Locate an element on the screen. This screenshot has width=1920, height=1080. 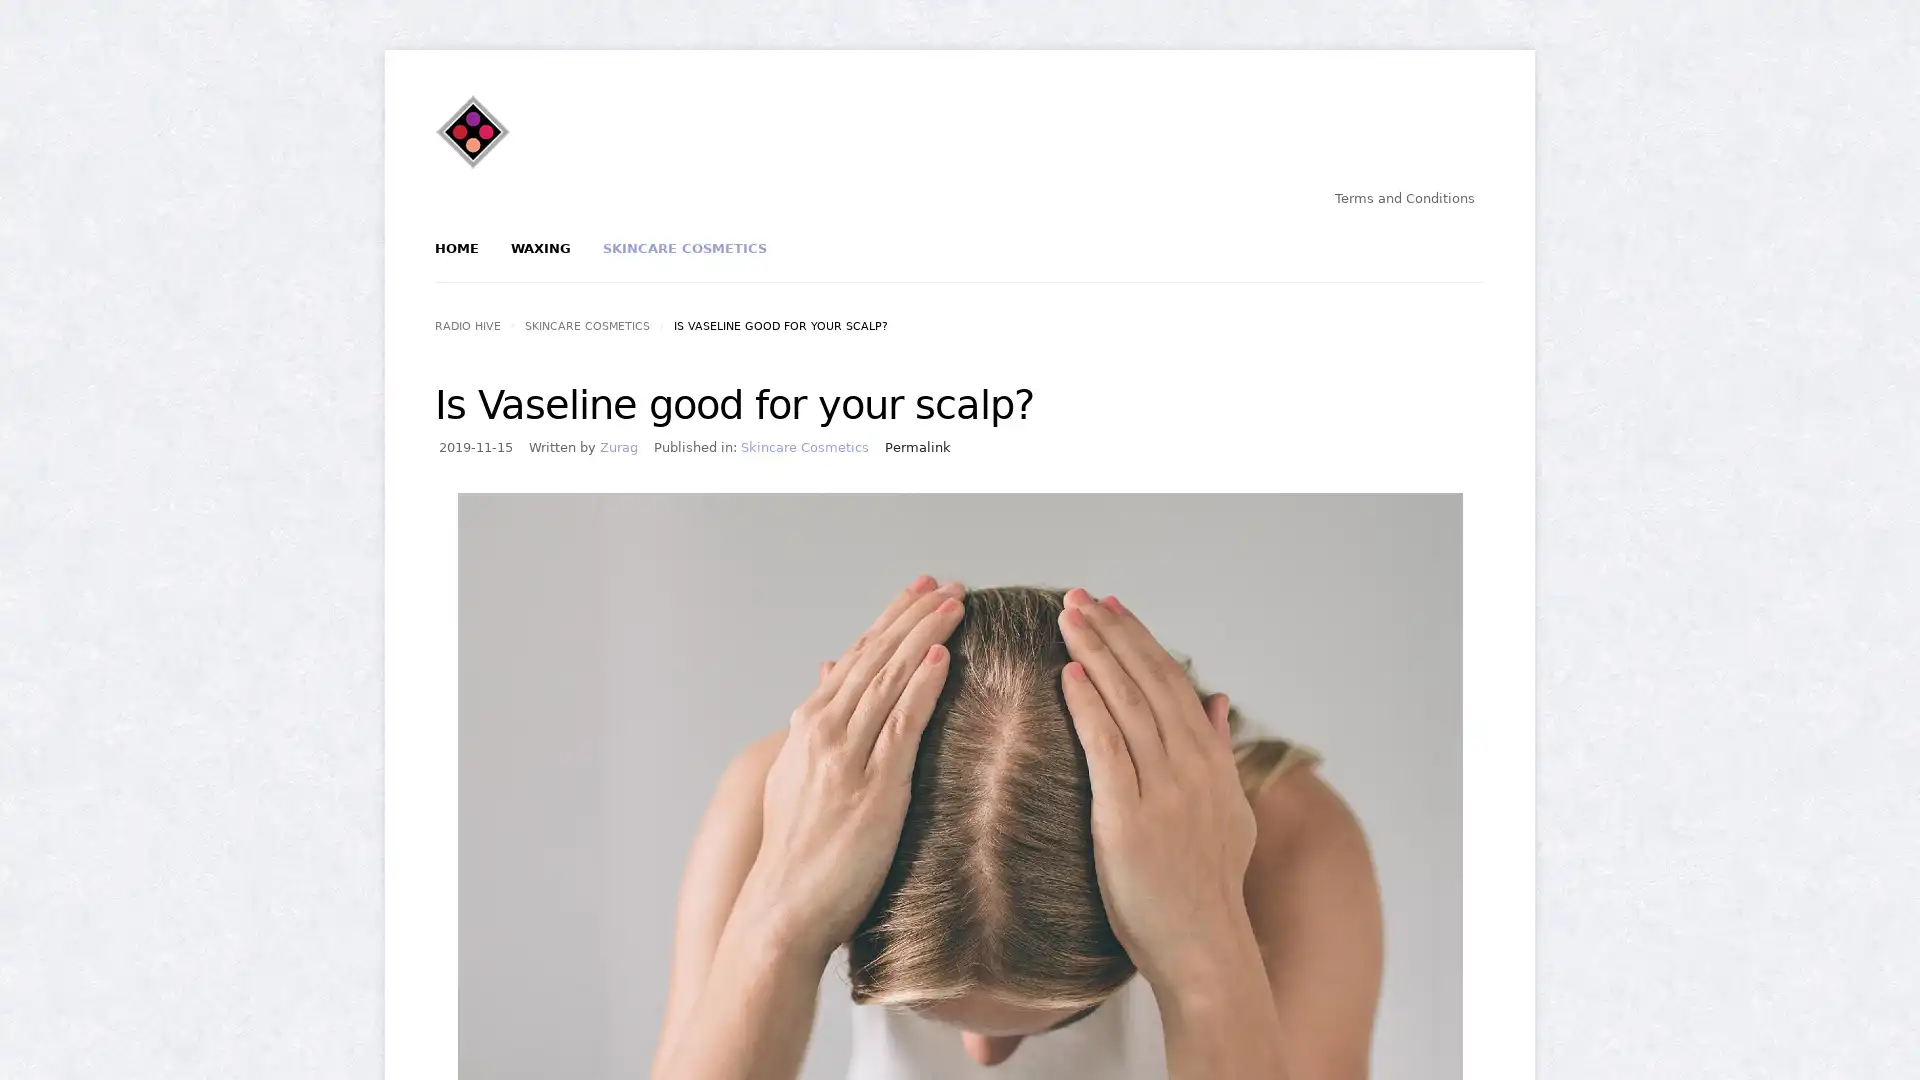
Log In is located at coordinates (889, 337).